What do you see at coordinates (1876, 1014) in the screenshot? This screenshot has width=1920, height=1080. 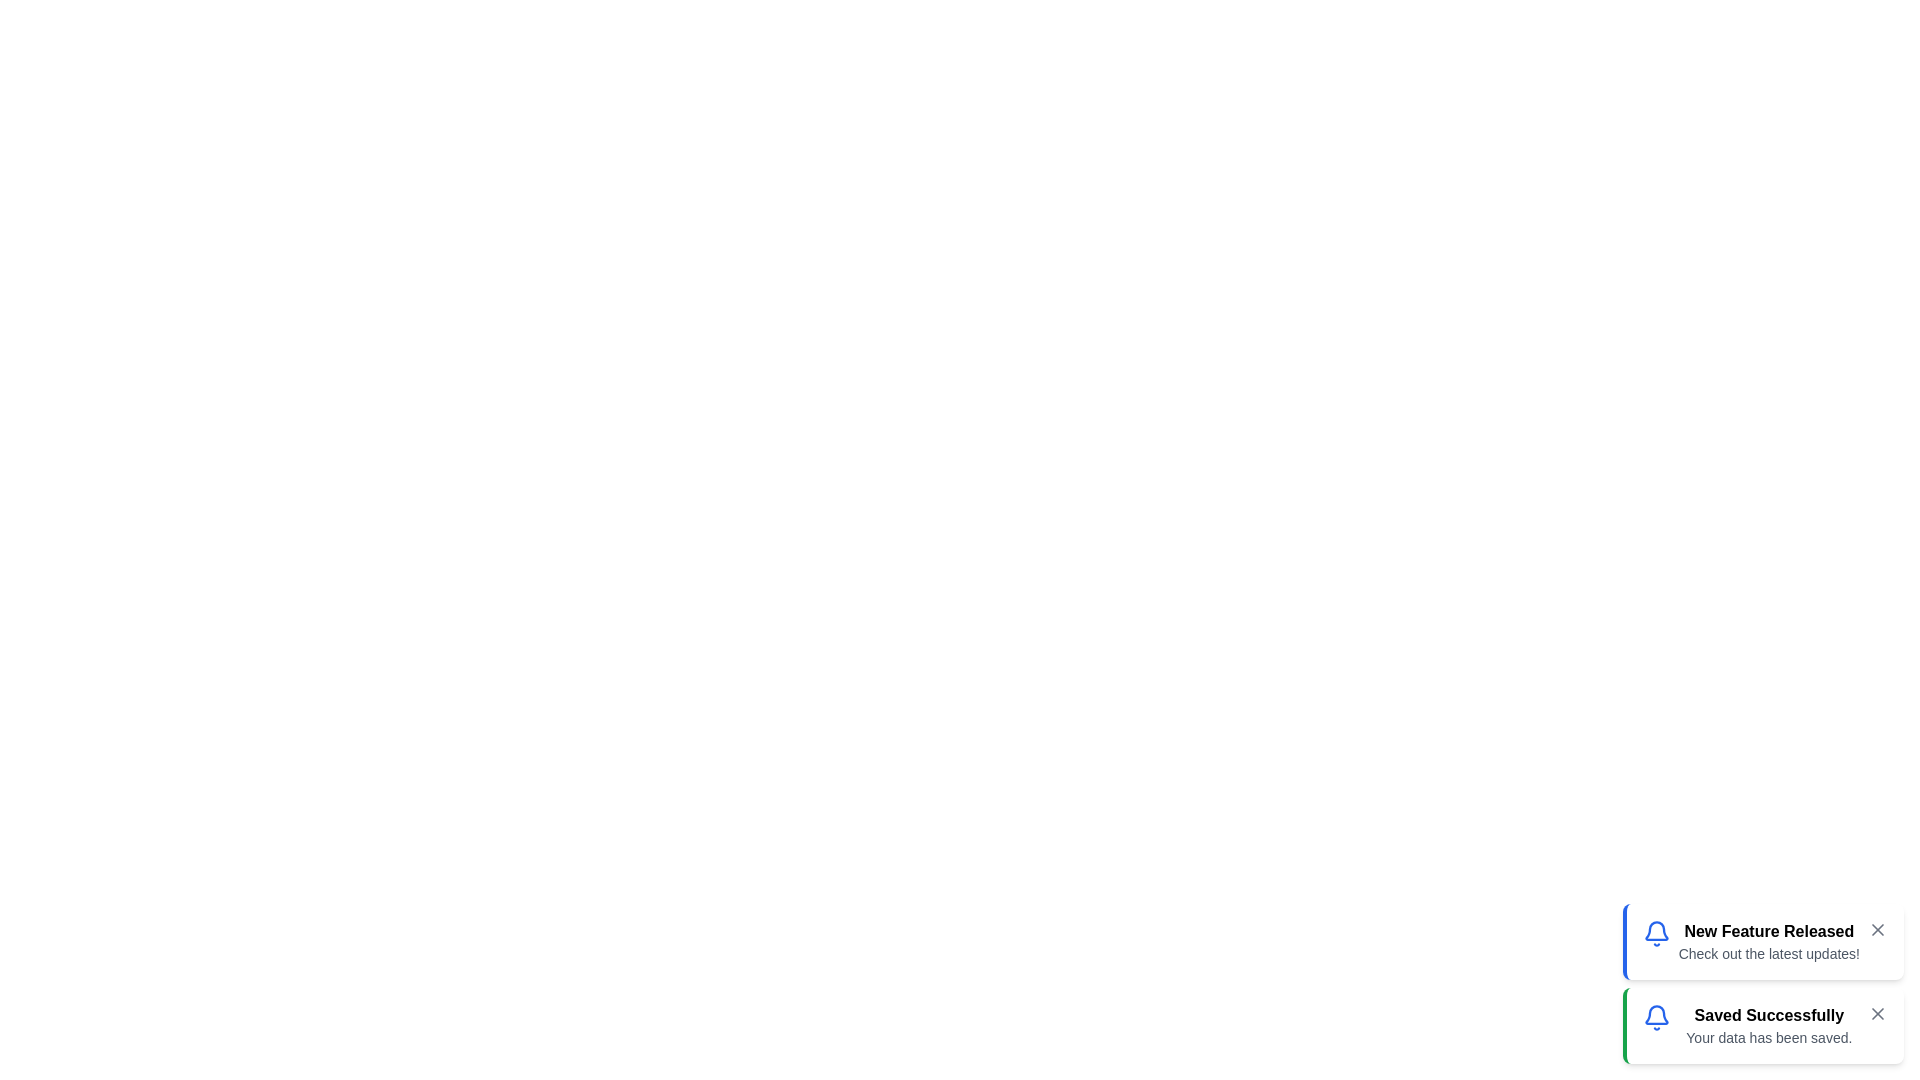 I see `the Close Icon (a diagonal cross) within the 'Saved Successfully' notification box` at bounding box center [1876, 1014].